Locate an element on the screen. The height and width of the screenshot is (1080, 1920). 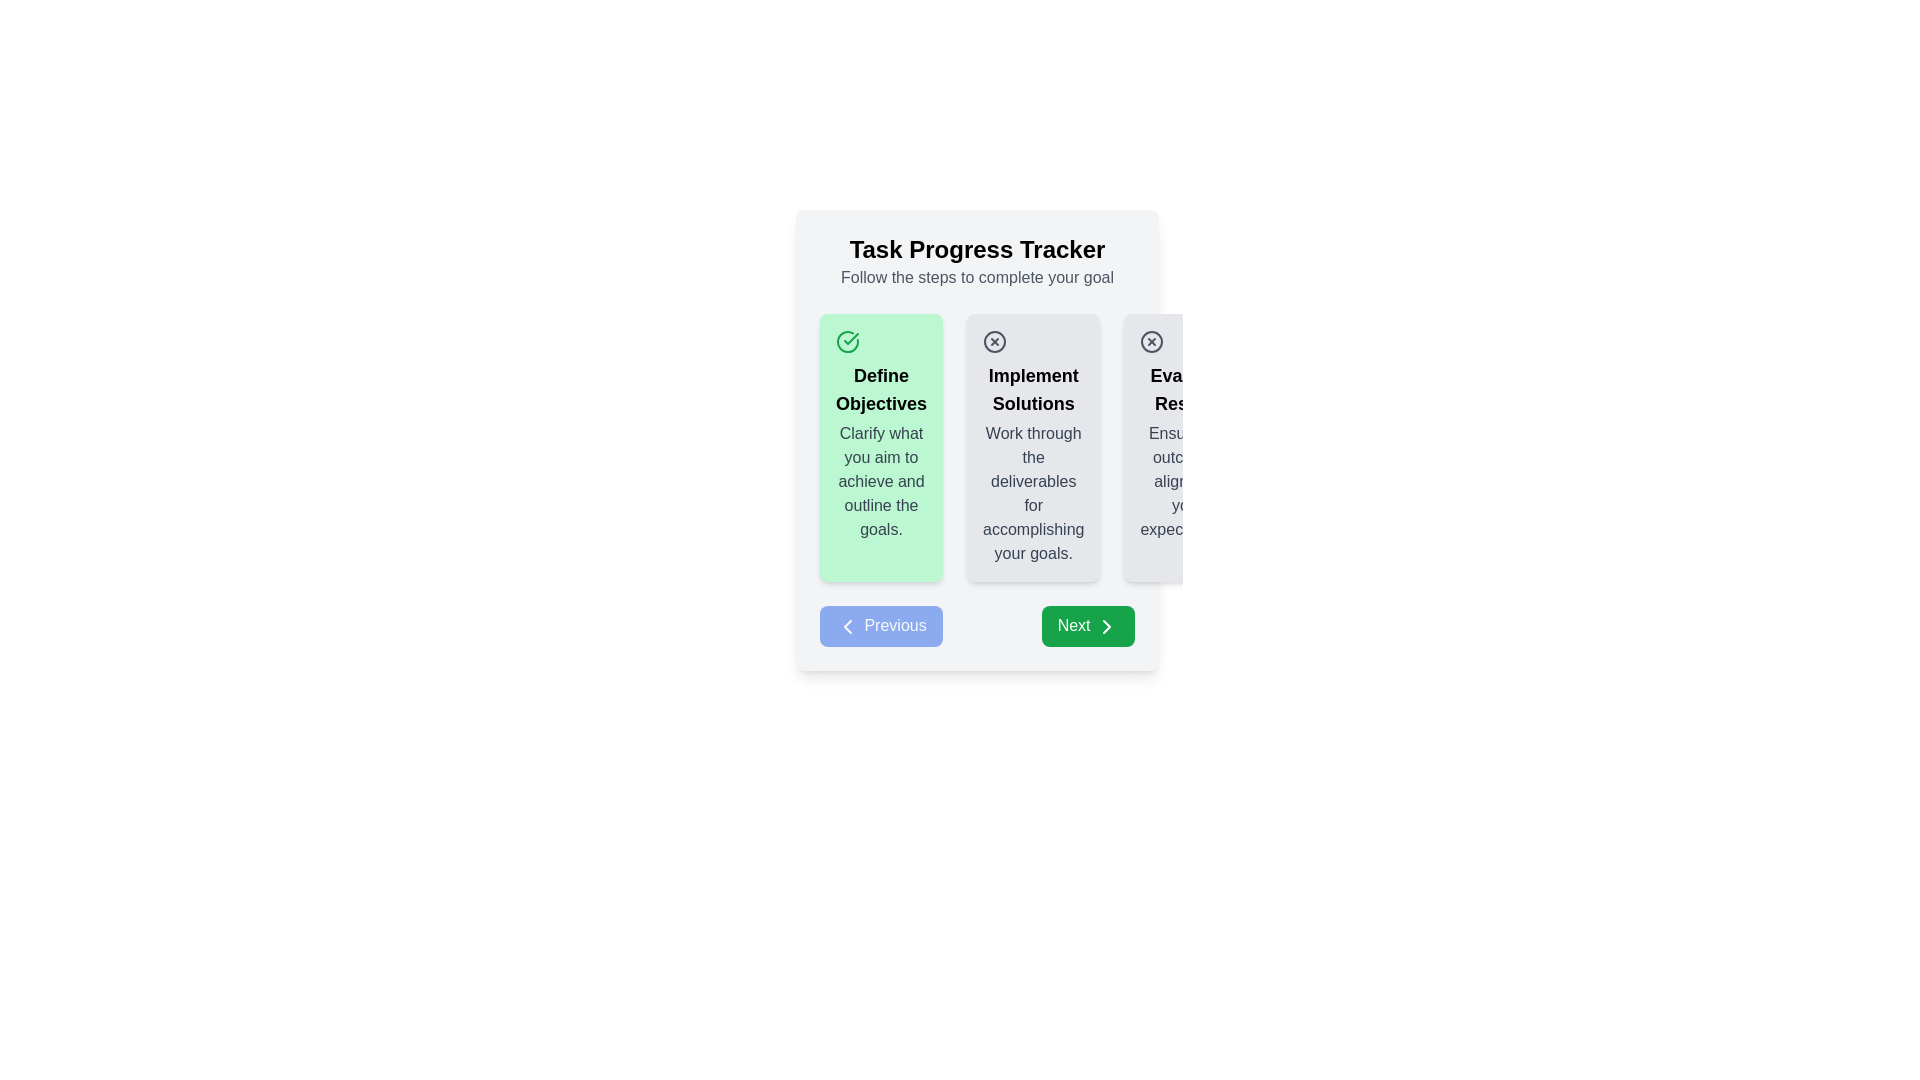
the green check mark icon within the circular check icon located in the upper-left corner of the 'Define Objectives' card in the task progress tracker interface is located at coordinates (851, 338).